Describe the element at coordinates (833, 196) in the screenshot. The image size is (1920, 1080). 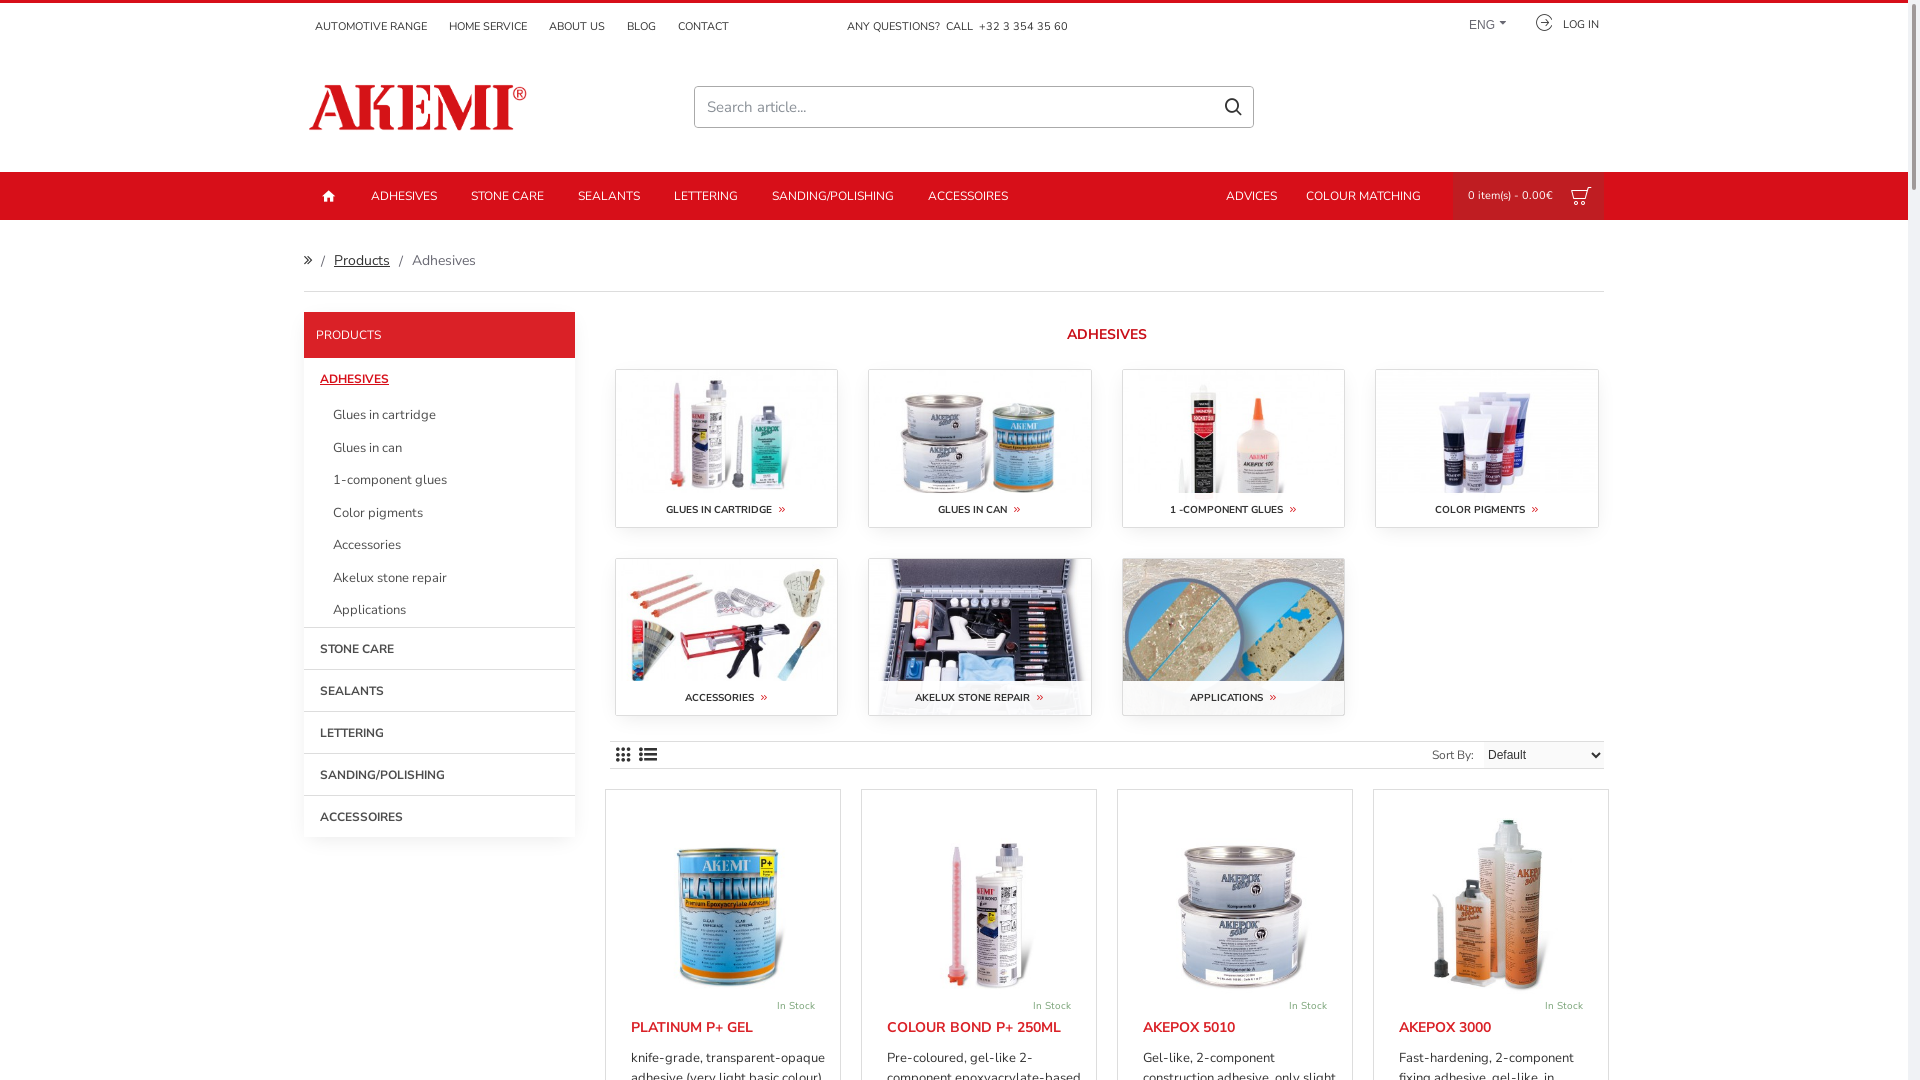
I see `'SANDING/POLISHING'` at that location.